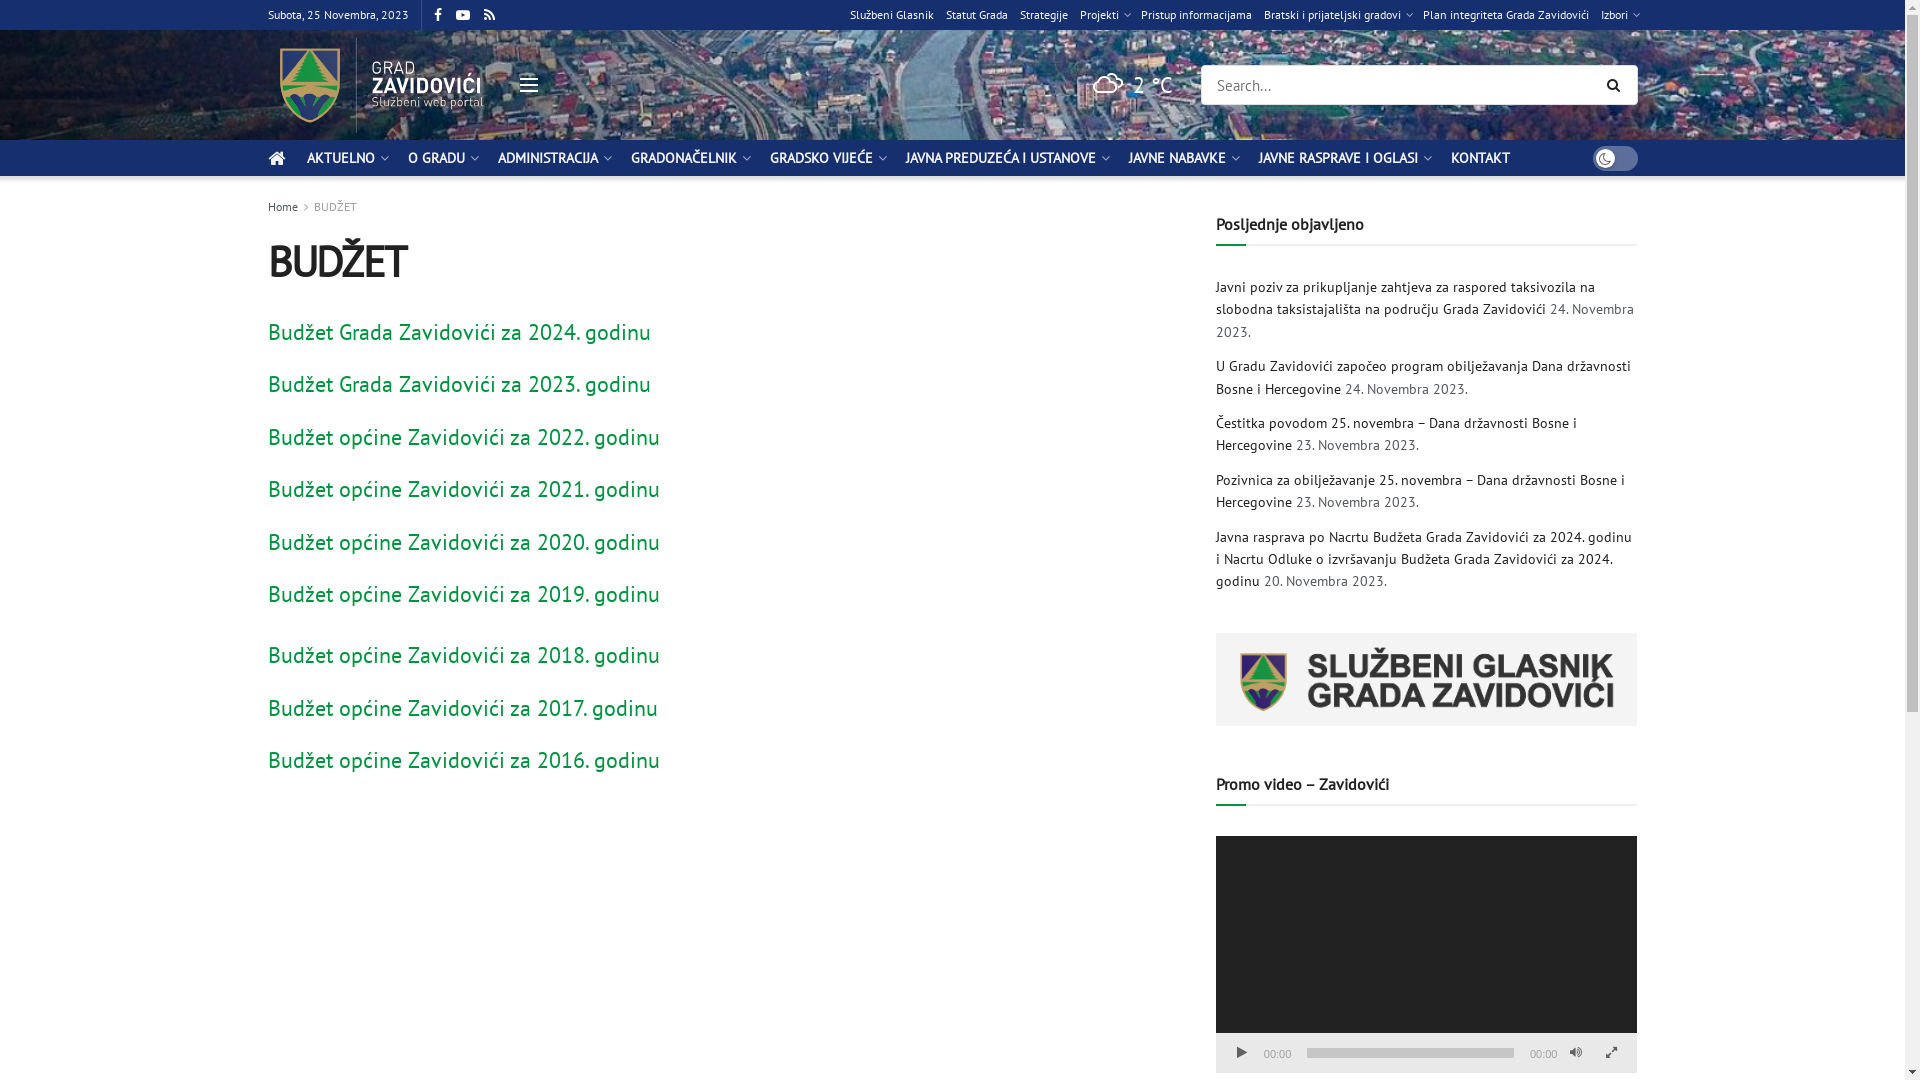 The height and width of the screenshot is (1080, 1920). What do you see at coordinates (1103, 15) in the screenshot?
I see `'Projekti'` at bounding box center [1103, 15].